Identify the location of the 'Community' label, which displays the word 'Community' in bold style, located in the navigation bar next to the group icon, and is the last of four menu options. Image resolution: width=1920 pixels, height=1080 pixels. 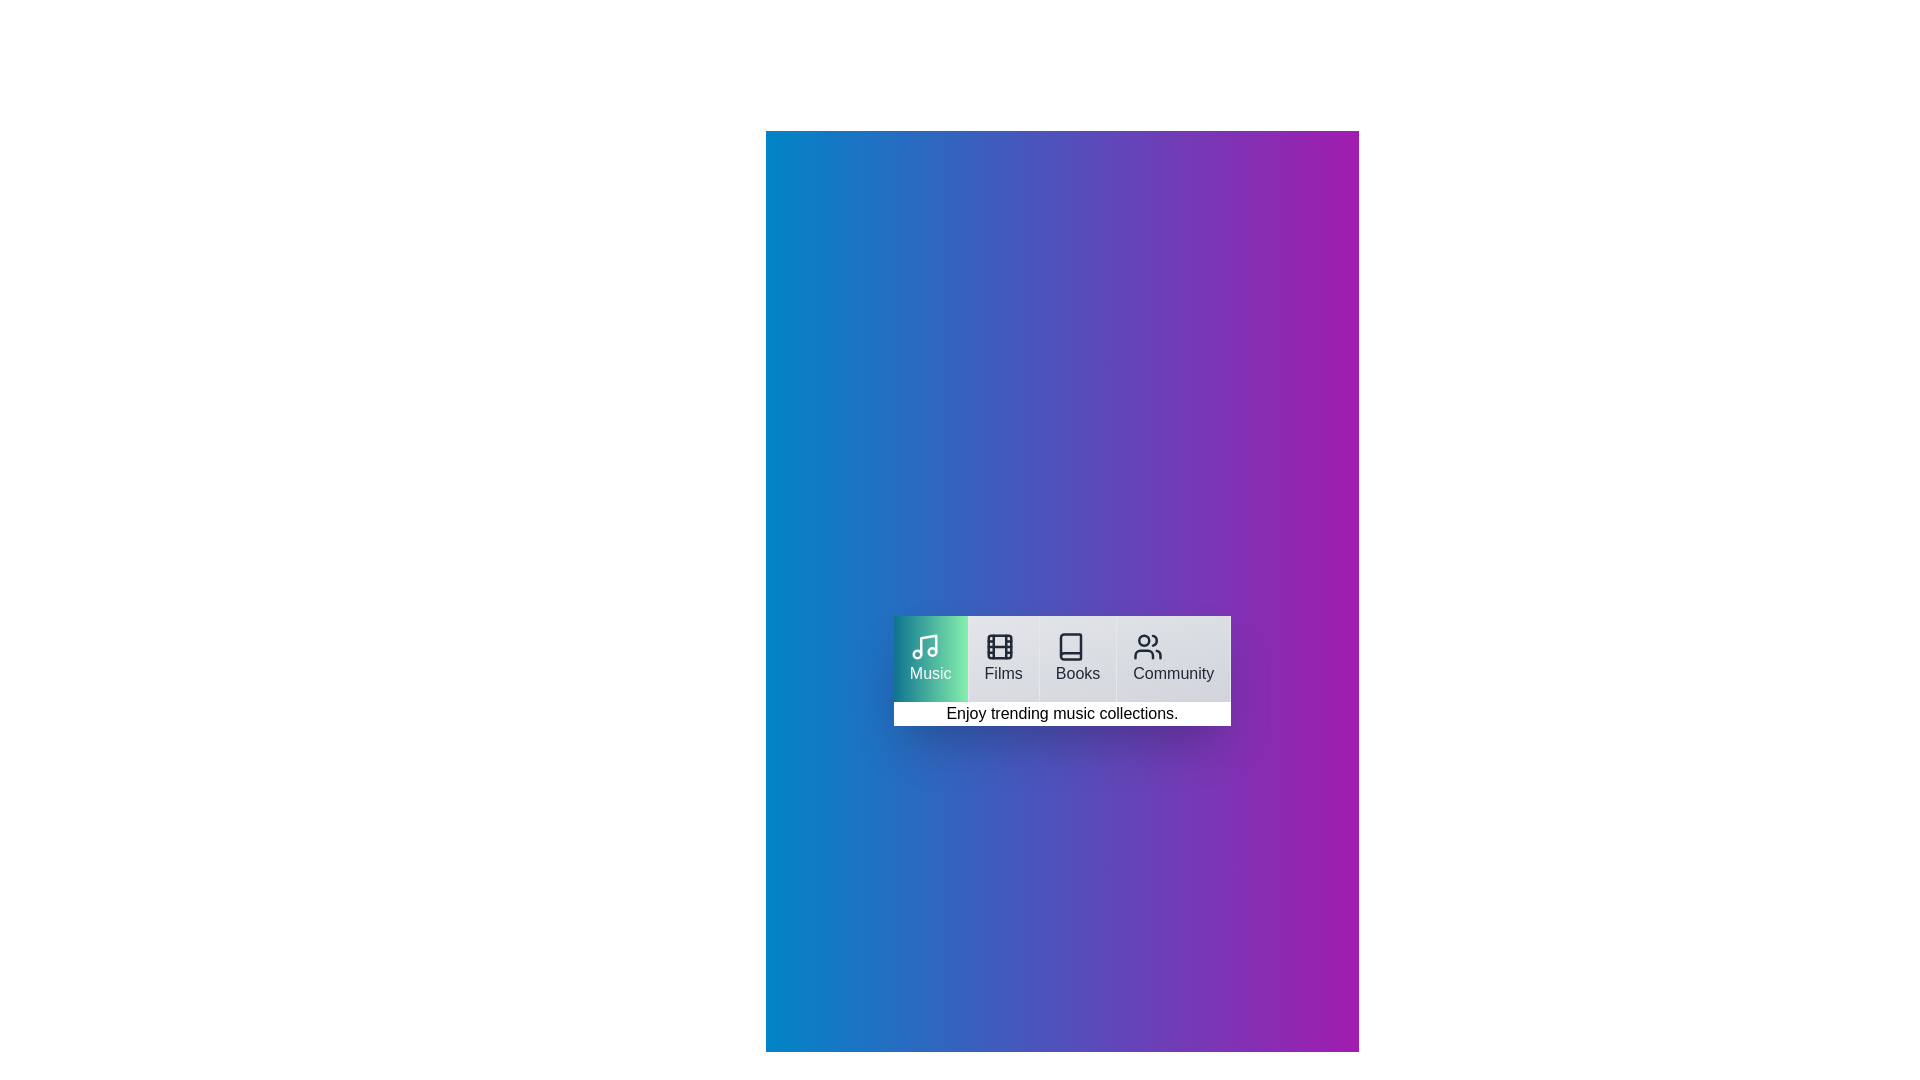
(1173, 673).